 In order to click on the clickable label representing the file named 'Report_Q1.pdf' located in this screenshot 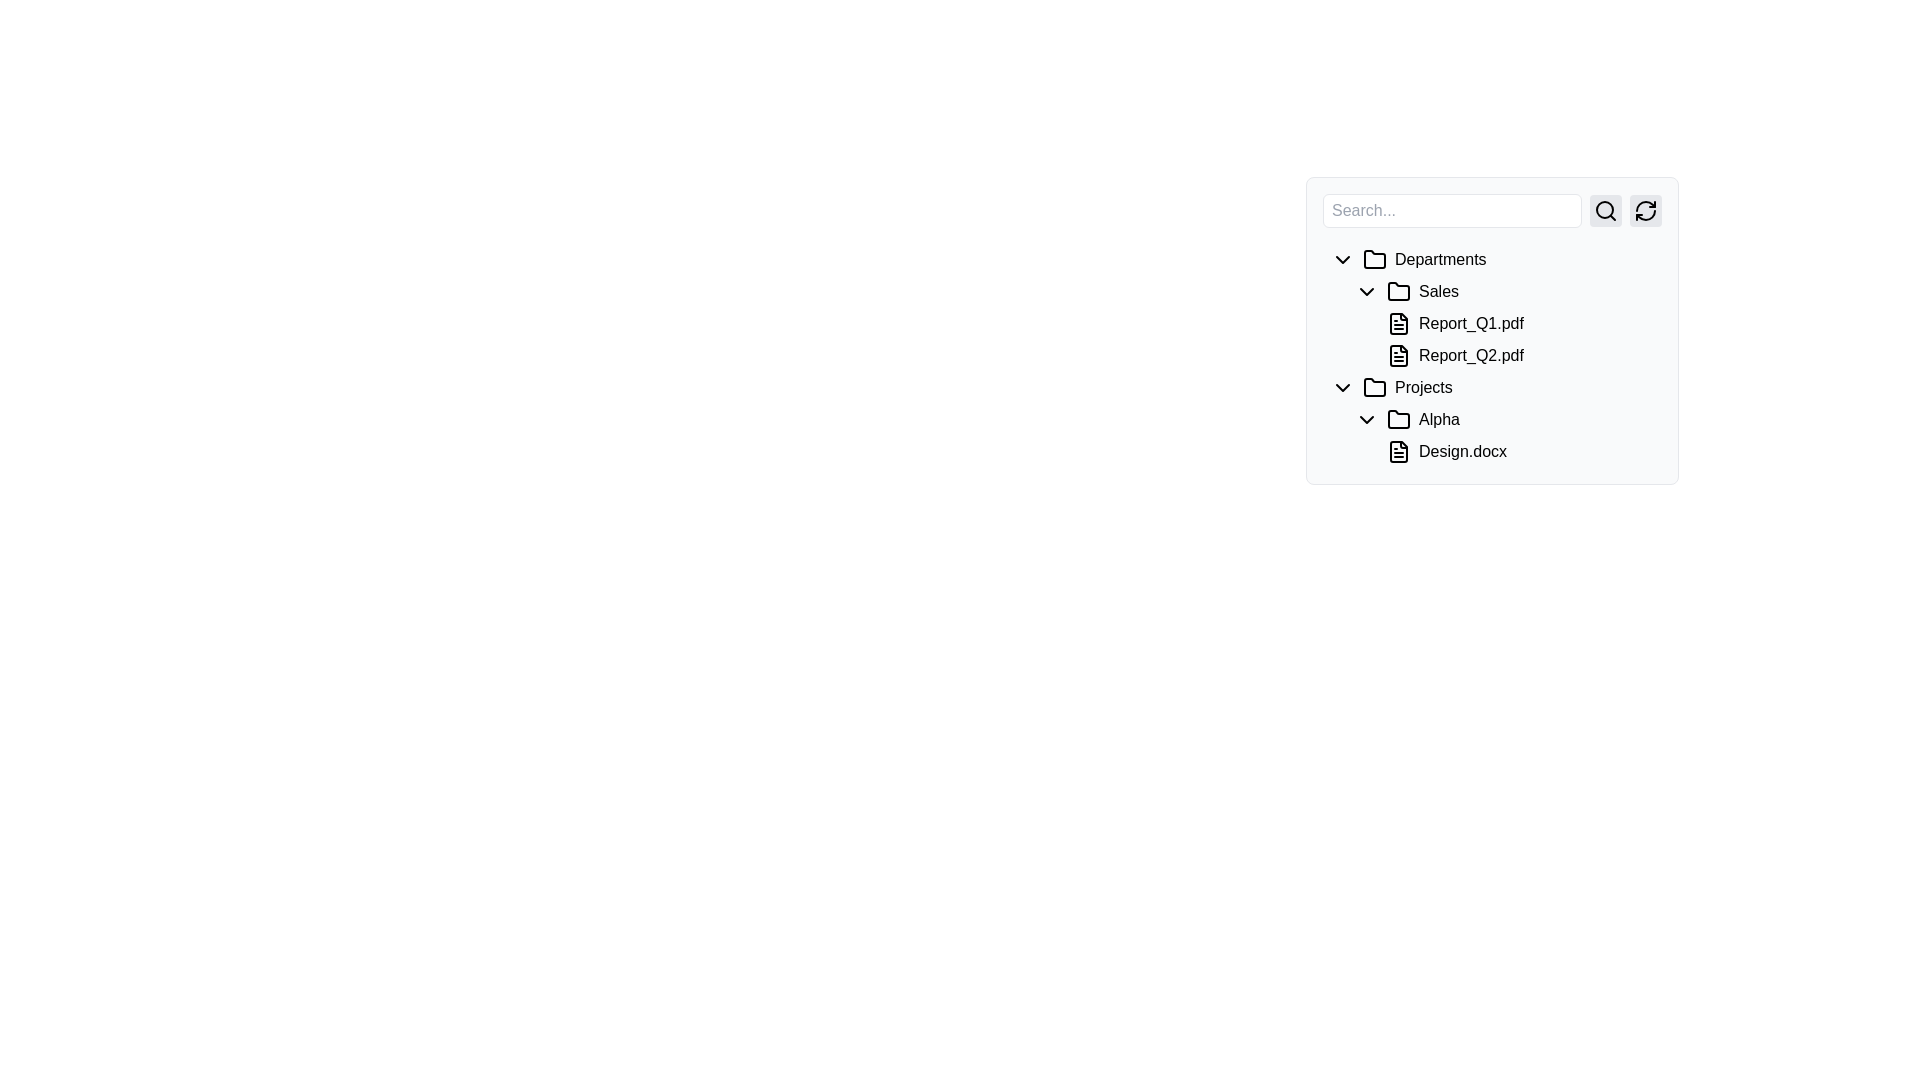, I will do `click(1516, 323)`.